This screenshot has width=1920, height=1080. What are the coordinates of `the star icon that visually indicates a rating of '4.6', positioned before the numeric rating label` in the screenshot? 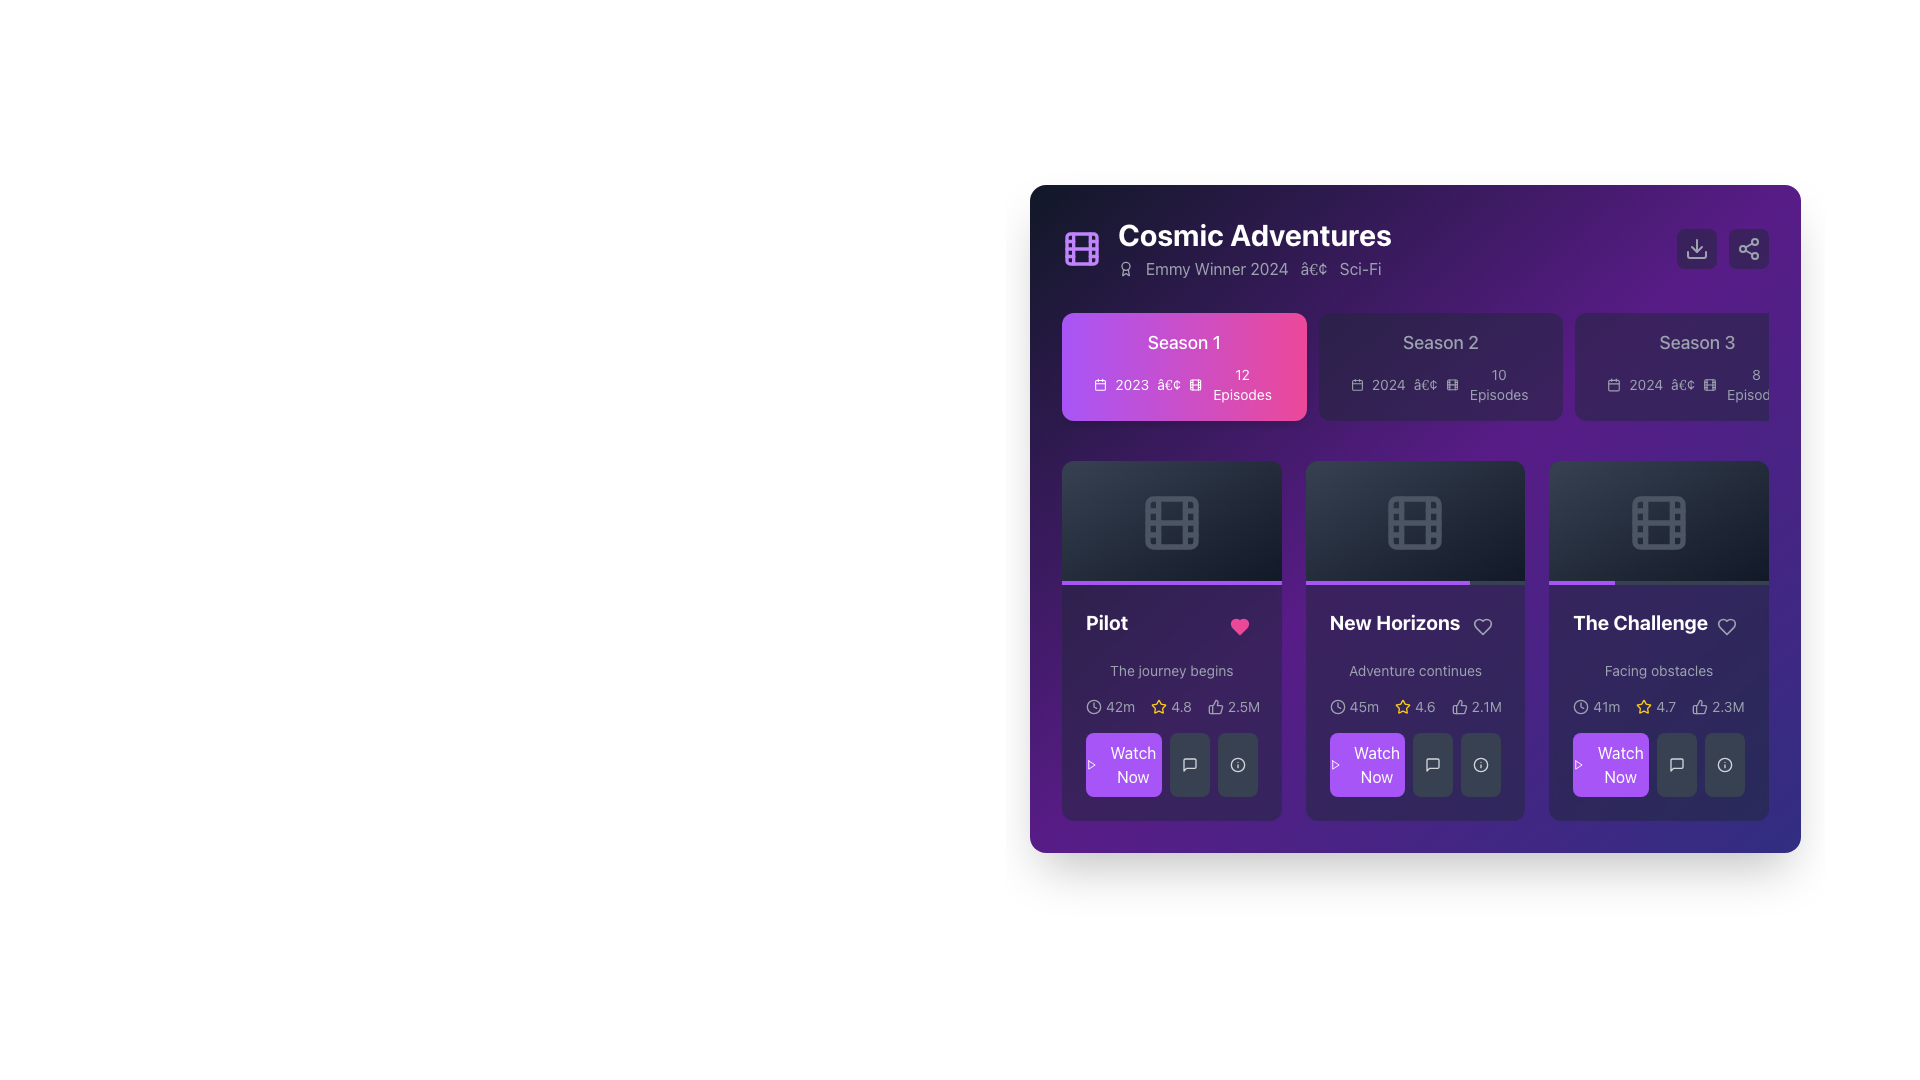 It's located at (1402, 705).